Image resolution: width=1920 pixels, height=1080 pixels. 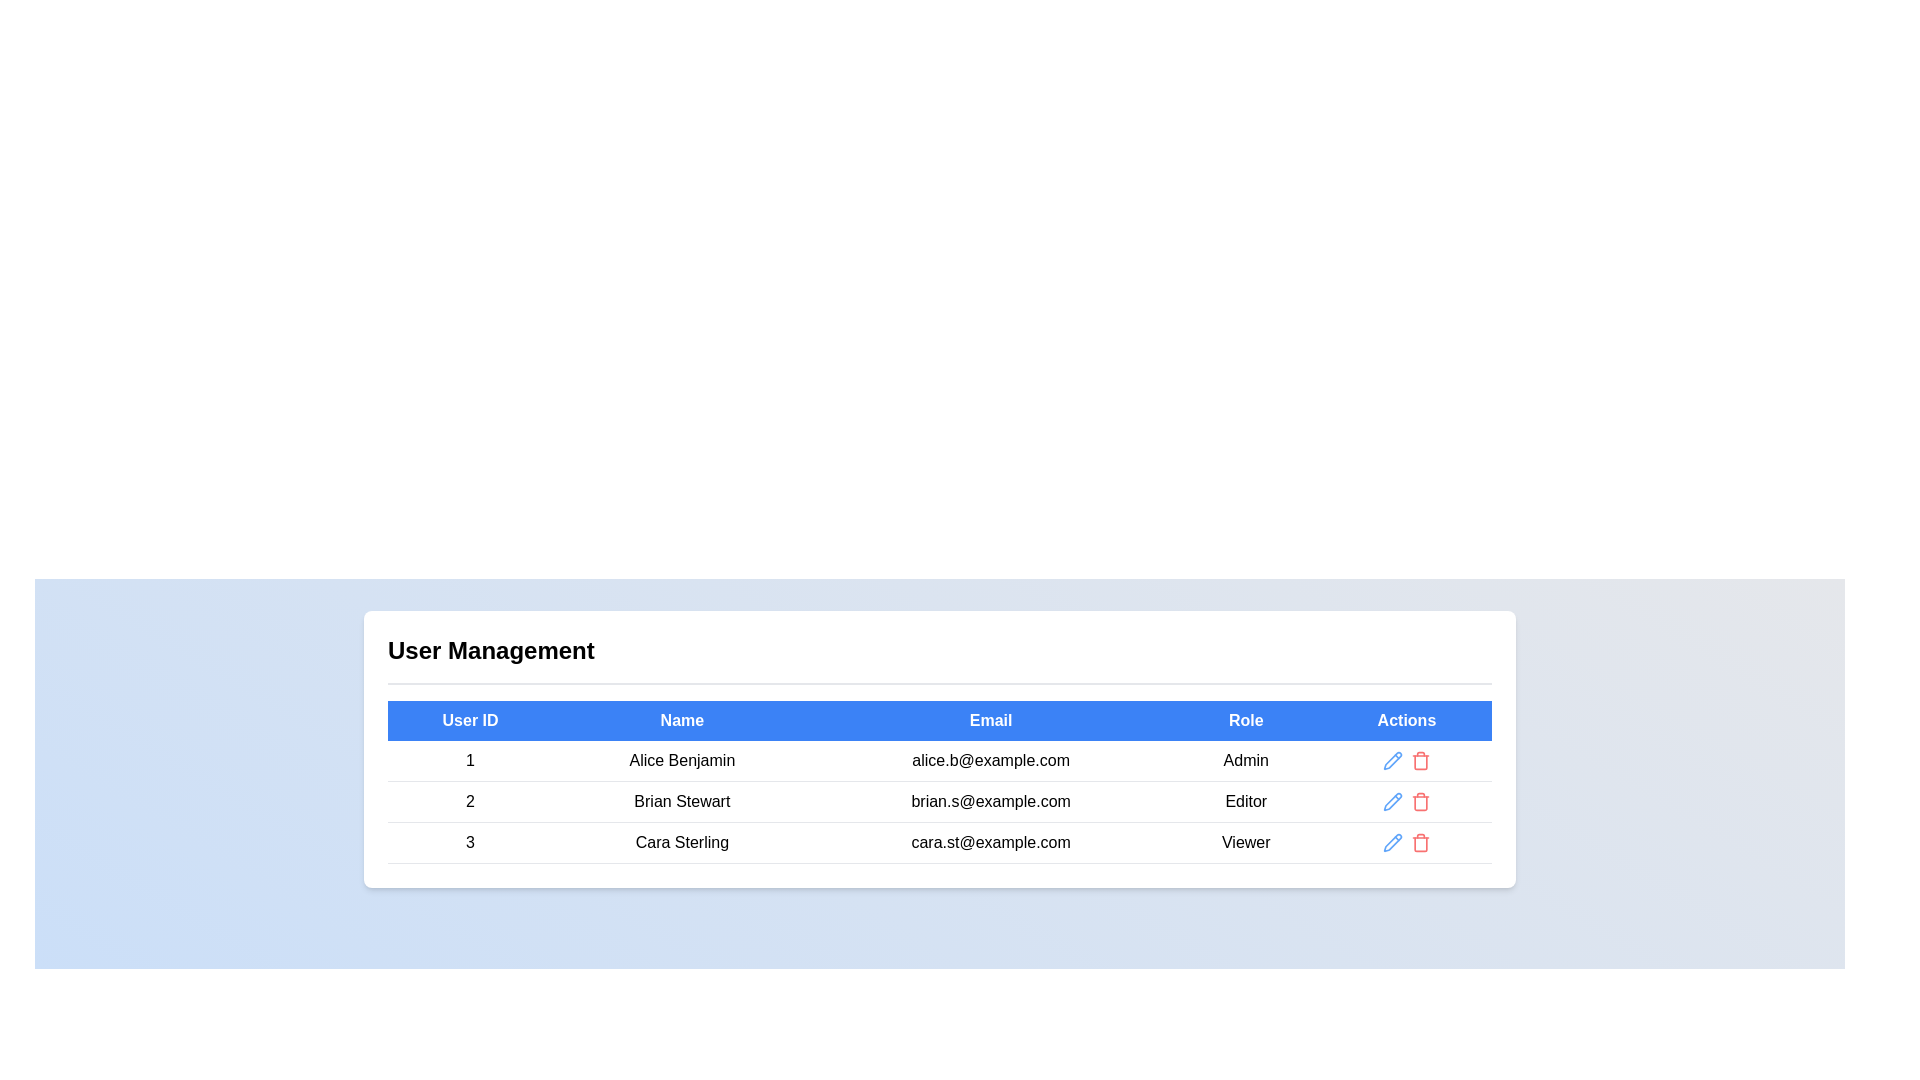 I want to click on the blue edit icon in the actions column of the first row associated with Alice Benjamin, so click(x=1405, y=761).